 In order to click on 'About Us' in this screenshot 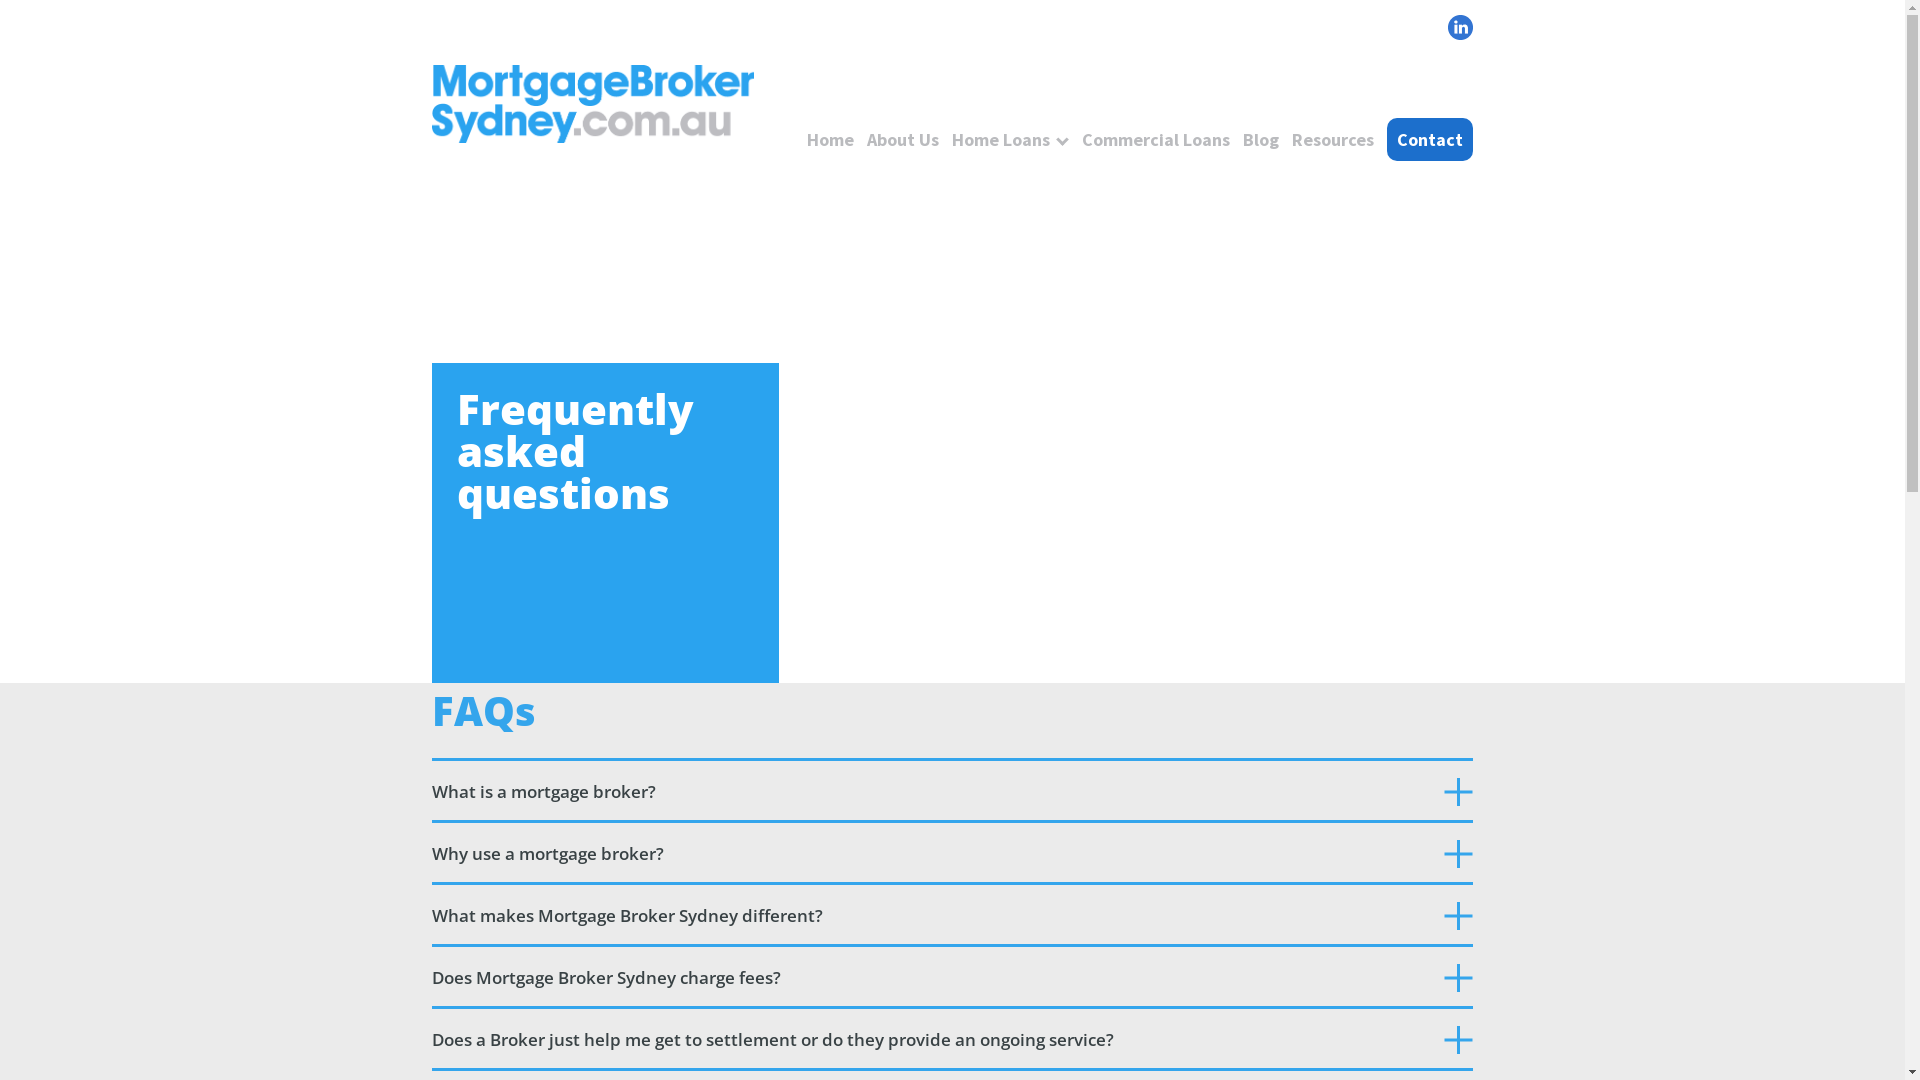, I will do `click(901, 138)`.